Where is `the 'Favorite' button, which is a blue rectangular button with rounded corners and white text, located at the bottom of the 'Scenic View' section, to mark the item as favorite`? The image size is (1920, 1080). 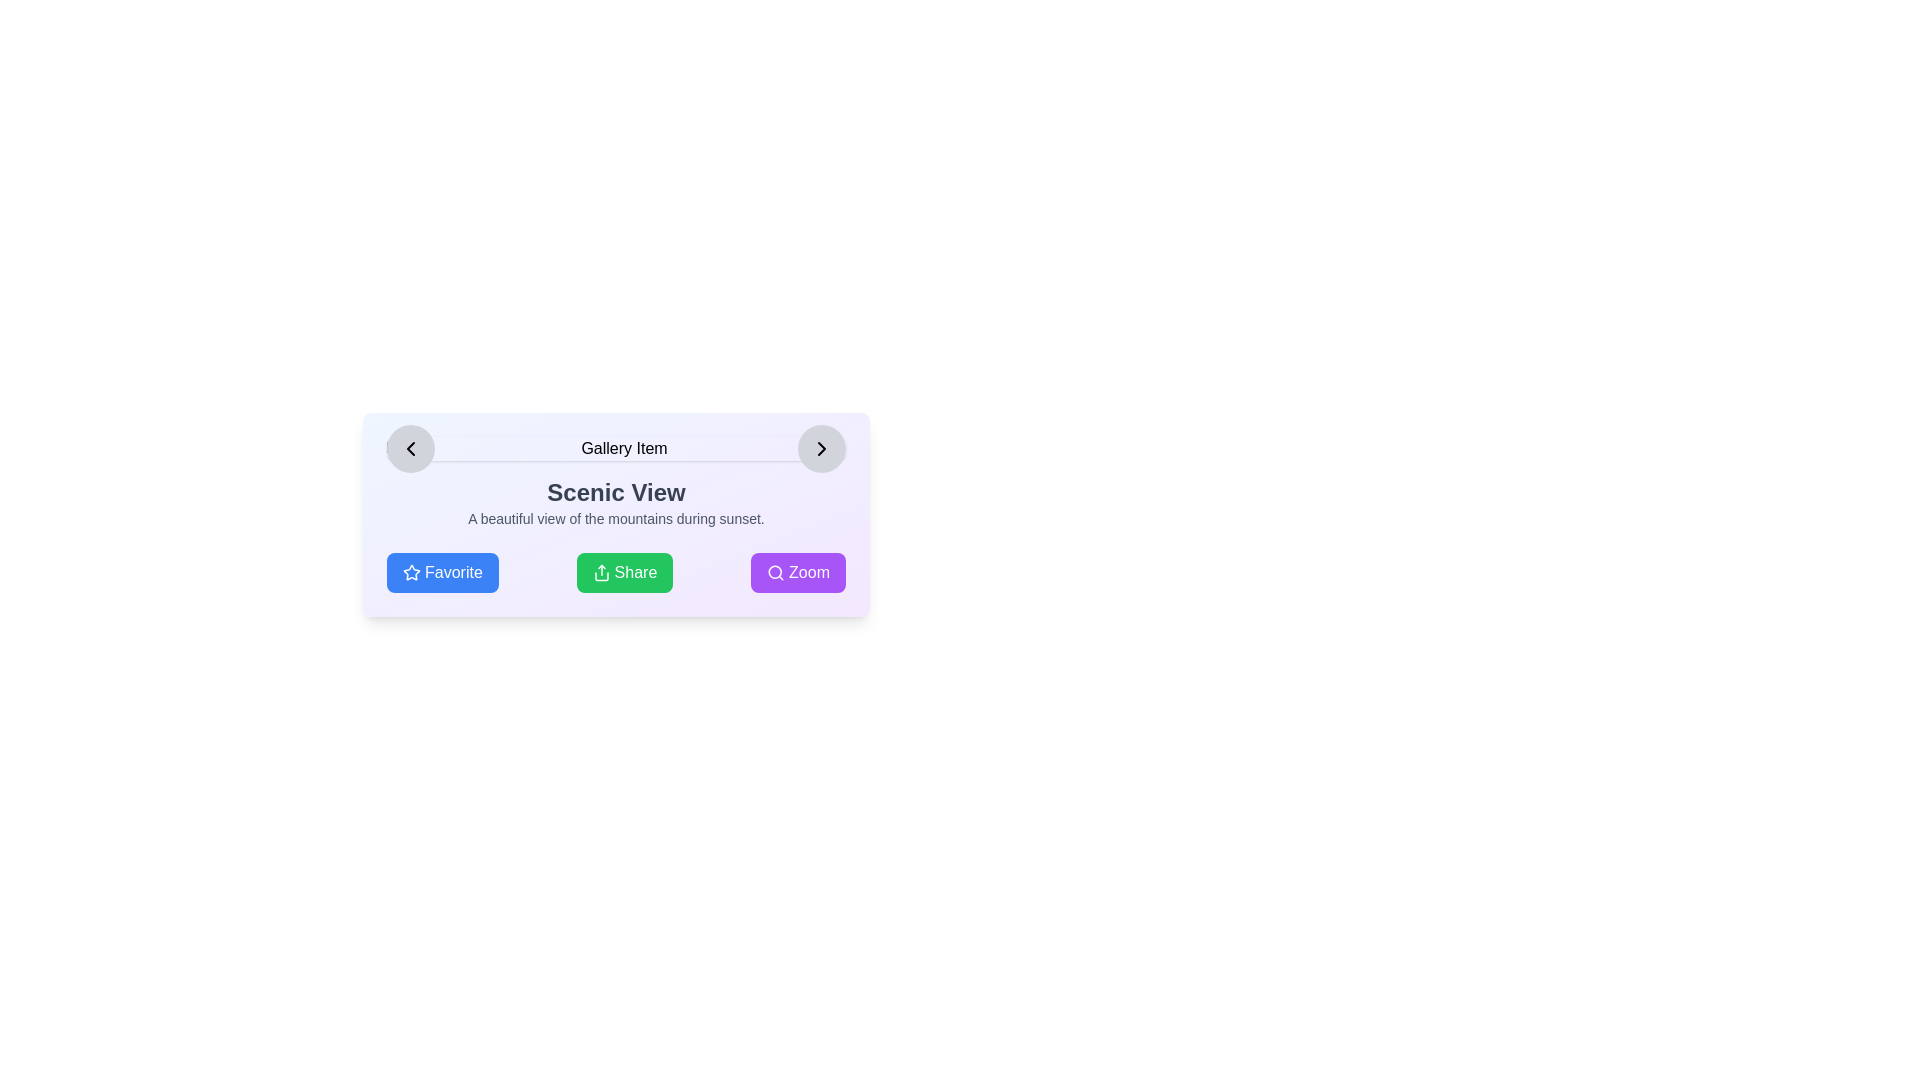
the 'Favorite' button, which is a blue rectangular button with rounded corners and white text, located at the bottom of the 'Scenic View' section, to mark the item as favorite is located at coordinates (440, 573).